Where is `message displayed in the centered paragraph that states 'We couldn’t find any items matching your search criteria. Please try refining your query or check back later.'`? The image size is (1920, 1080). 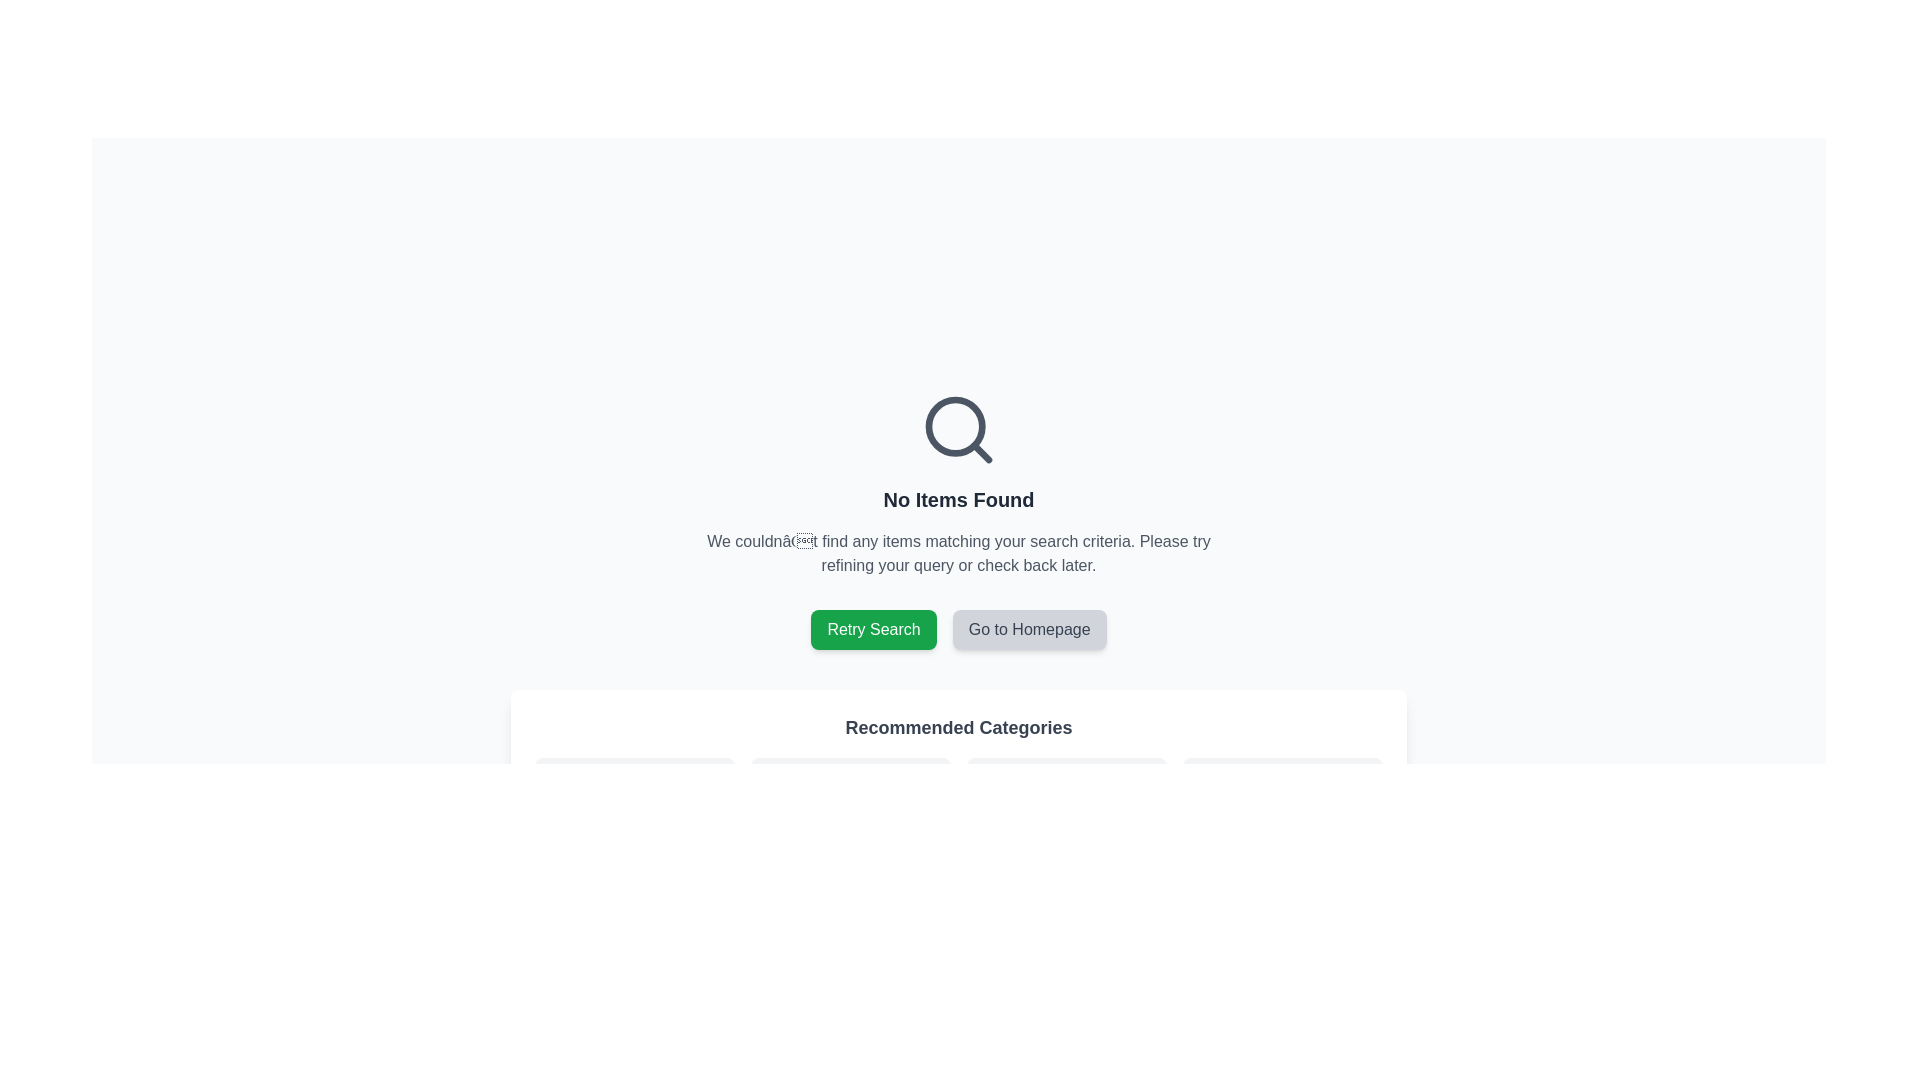
message displayed in the centered paragraph that states 'We couldn’t find any items matching your search criteria. Please try refining your query or check back later.' is located at coordinates (958, 554).